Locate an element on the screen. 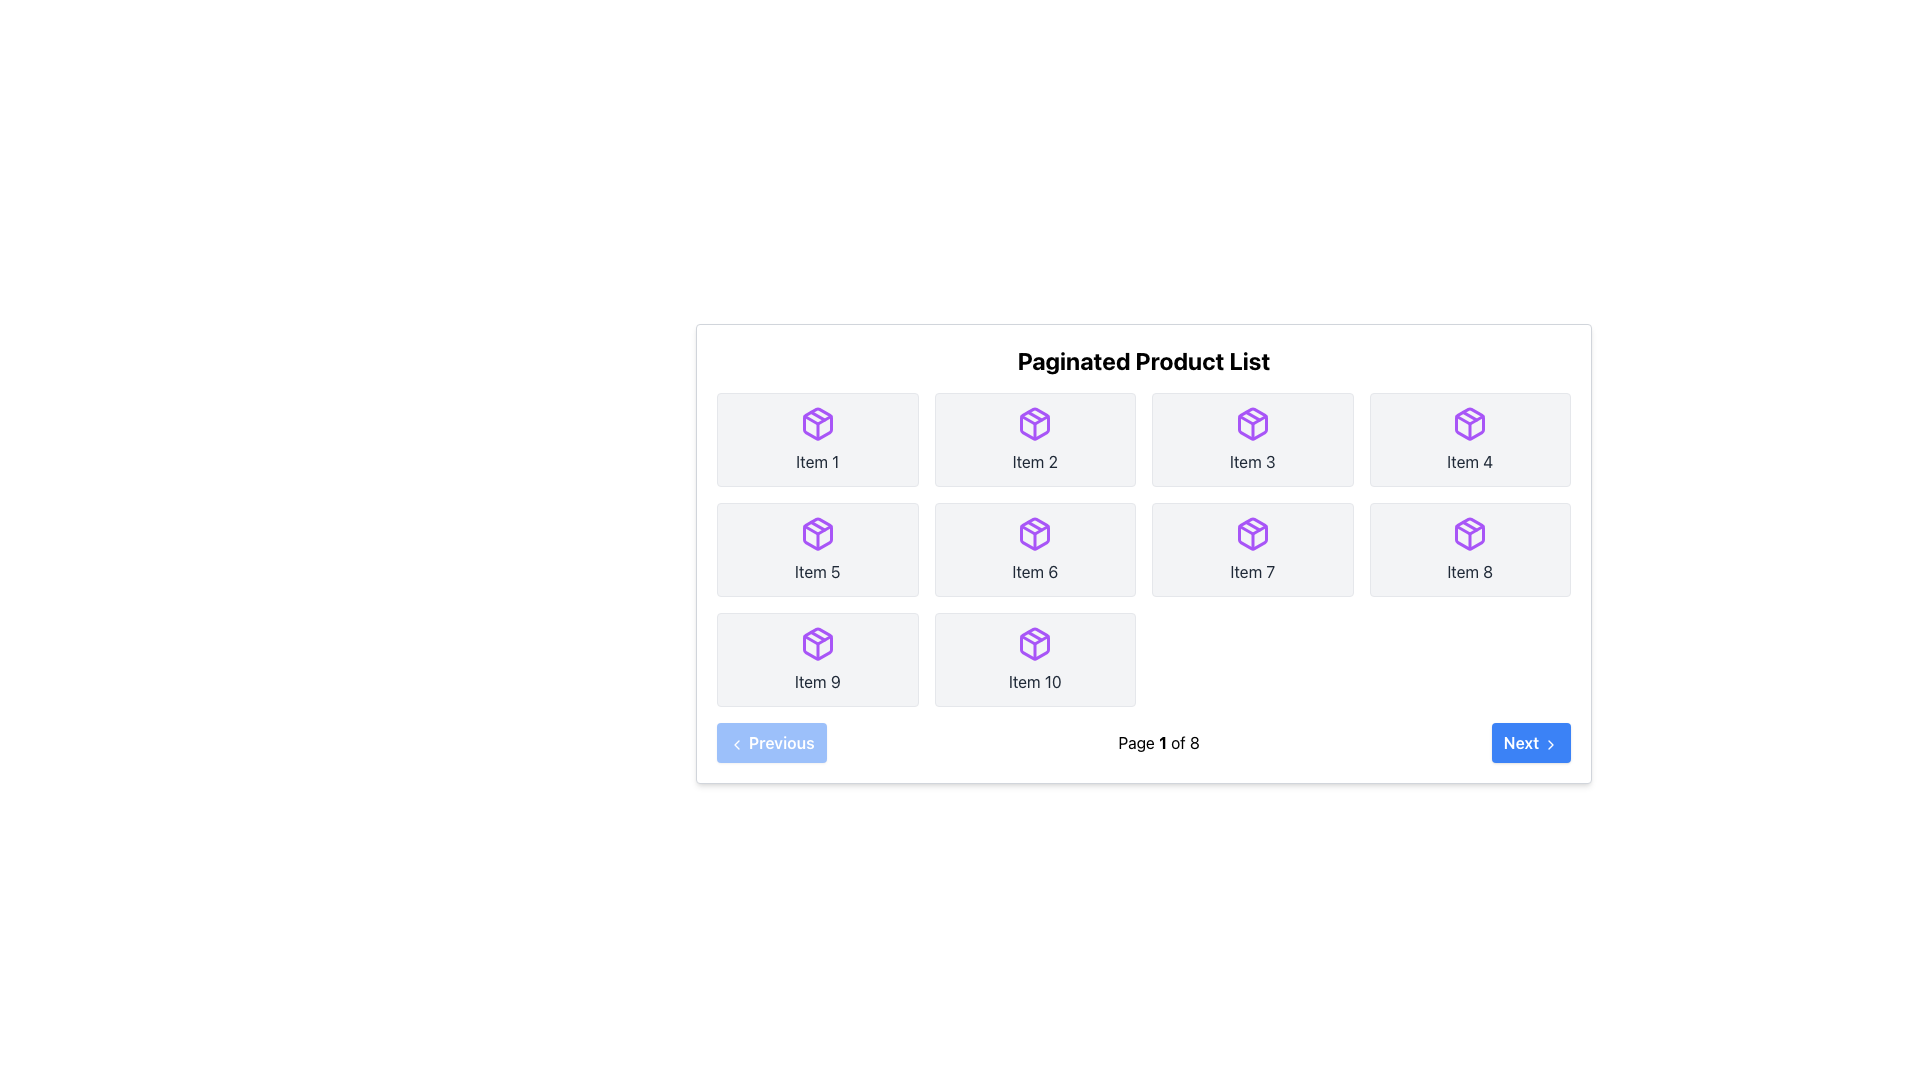 The height and width of the screenshot is (1080, 1920). the purple cube icon located at the center of the card labeled 'Item 8' in the second row, fourth column of the grid of the 'Paginated Product List' is located at coordinates (1470, 532).